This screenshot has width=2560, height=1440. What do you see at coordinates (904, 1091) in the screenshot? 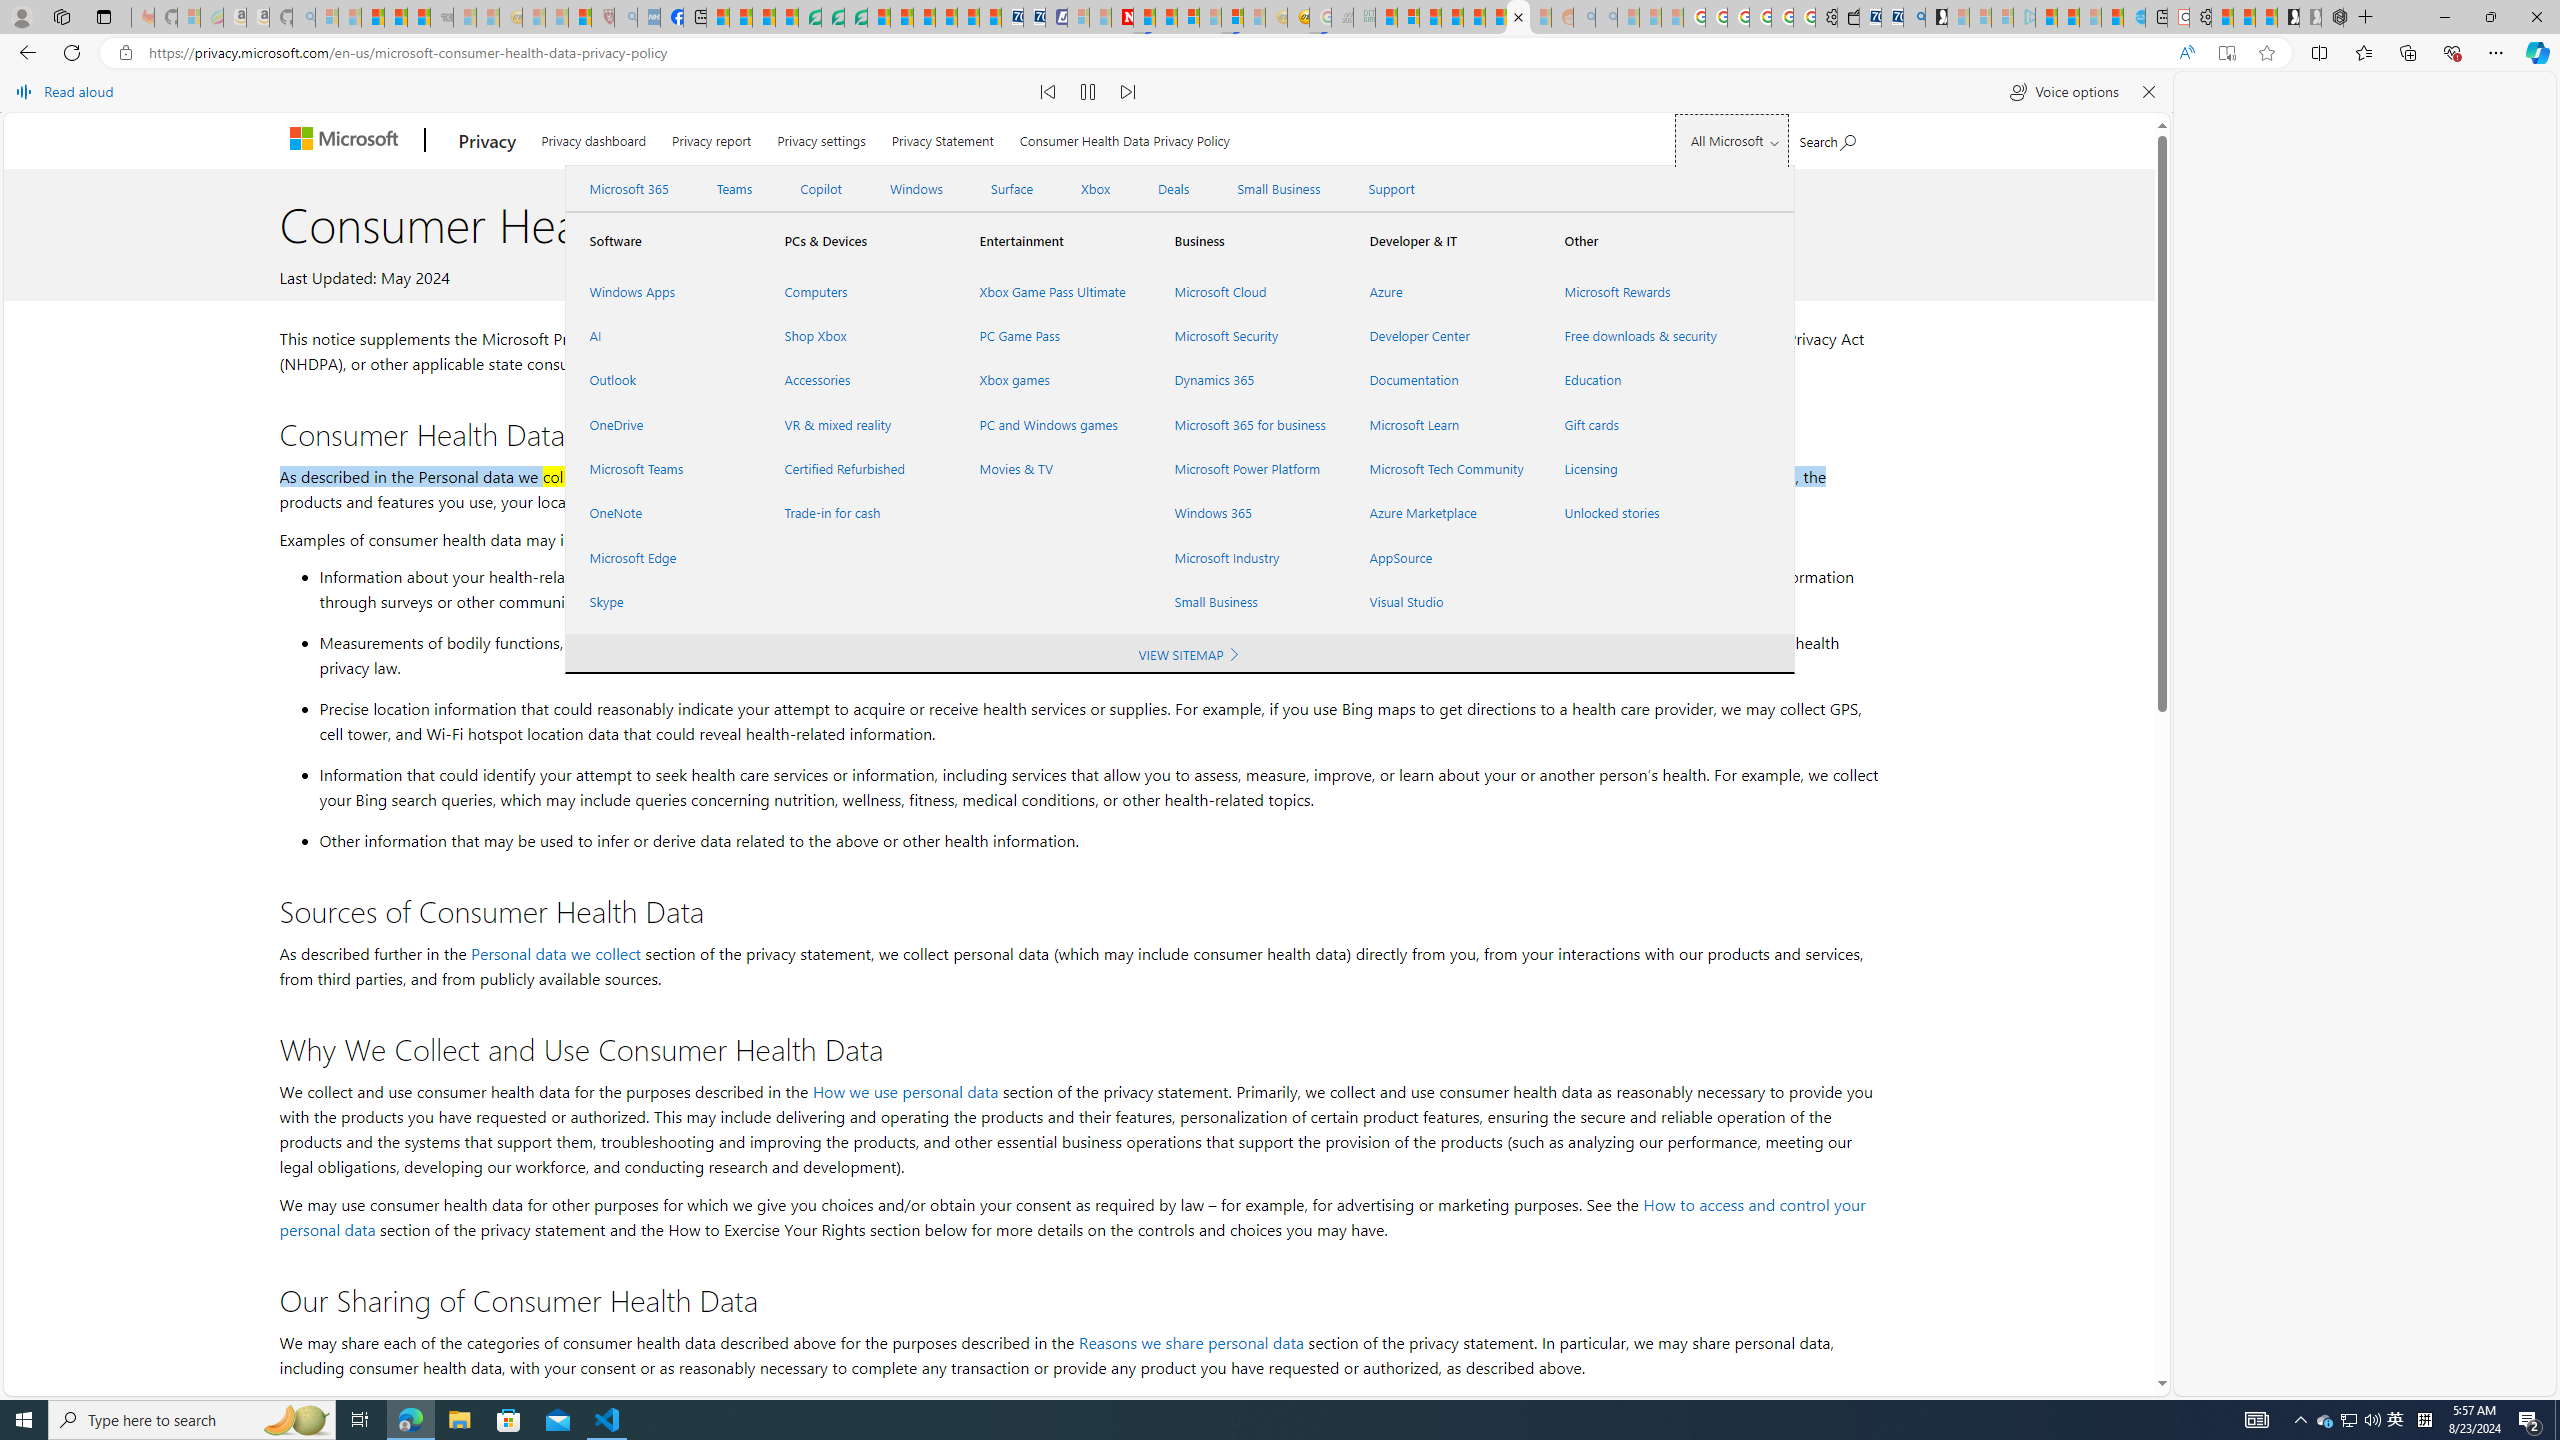
I see `'How we use personal data'` at bounding box center [904, 1091].